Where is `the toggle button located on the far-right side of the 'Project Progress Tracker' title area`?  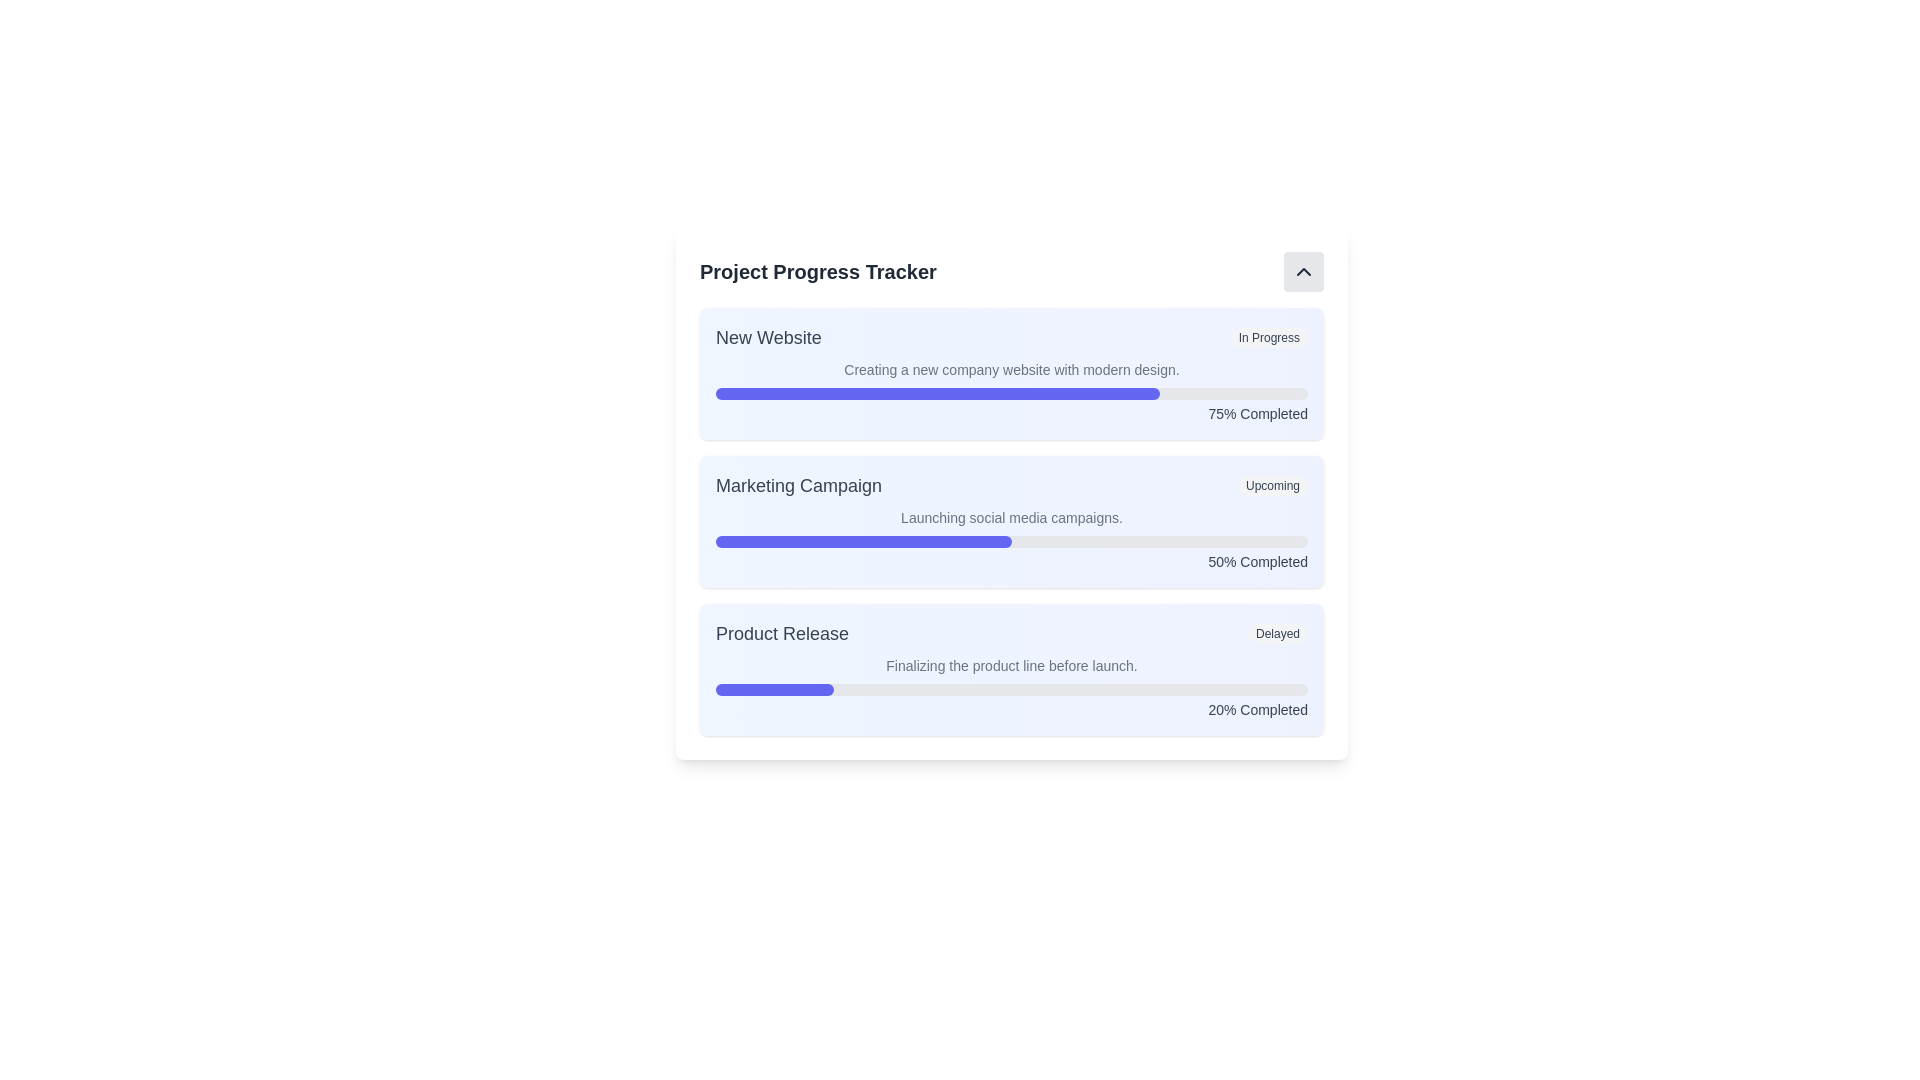 the toggle button located on the far-right side of the 'Project Progress Tracker' title area is located at coordinates (1304, 272).